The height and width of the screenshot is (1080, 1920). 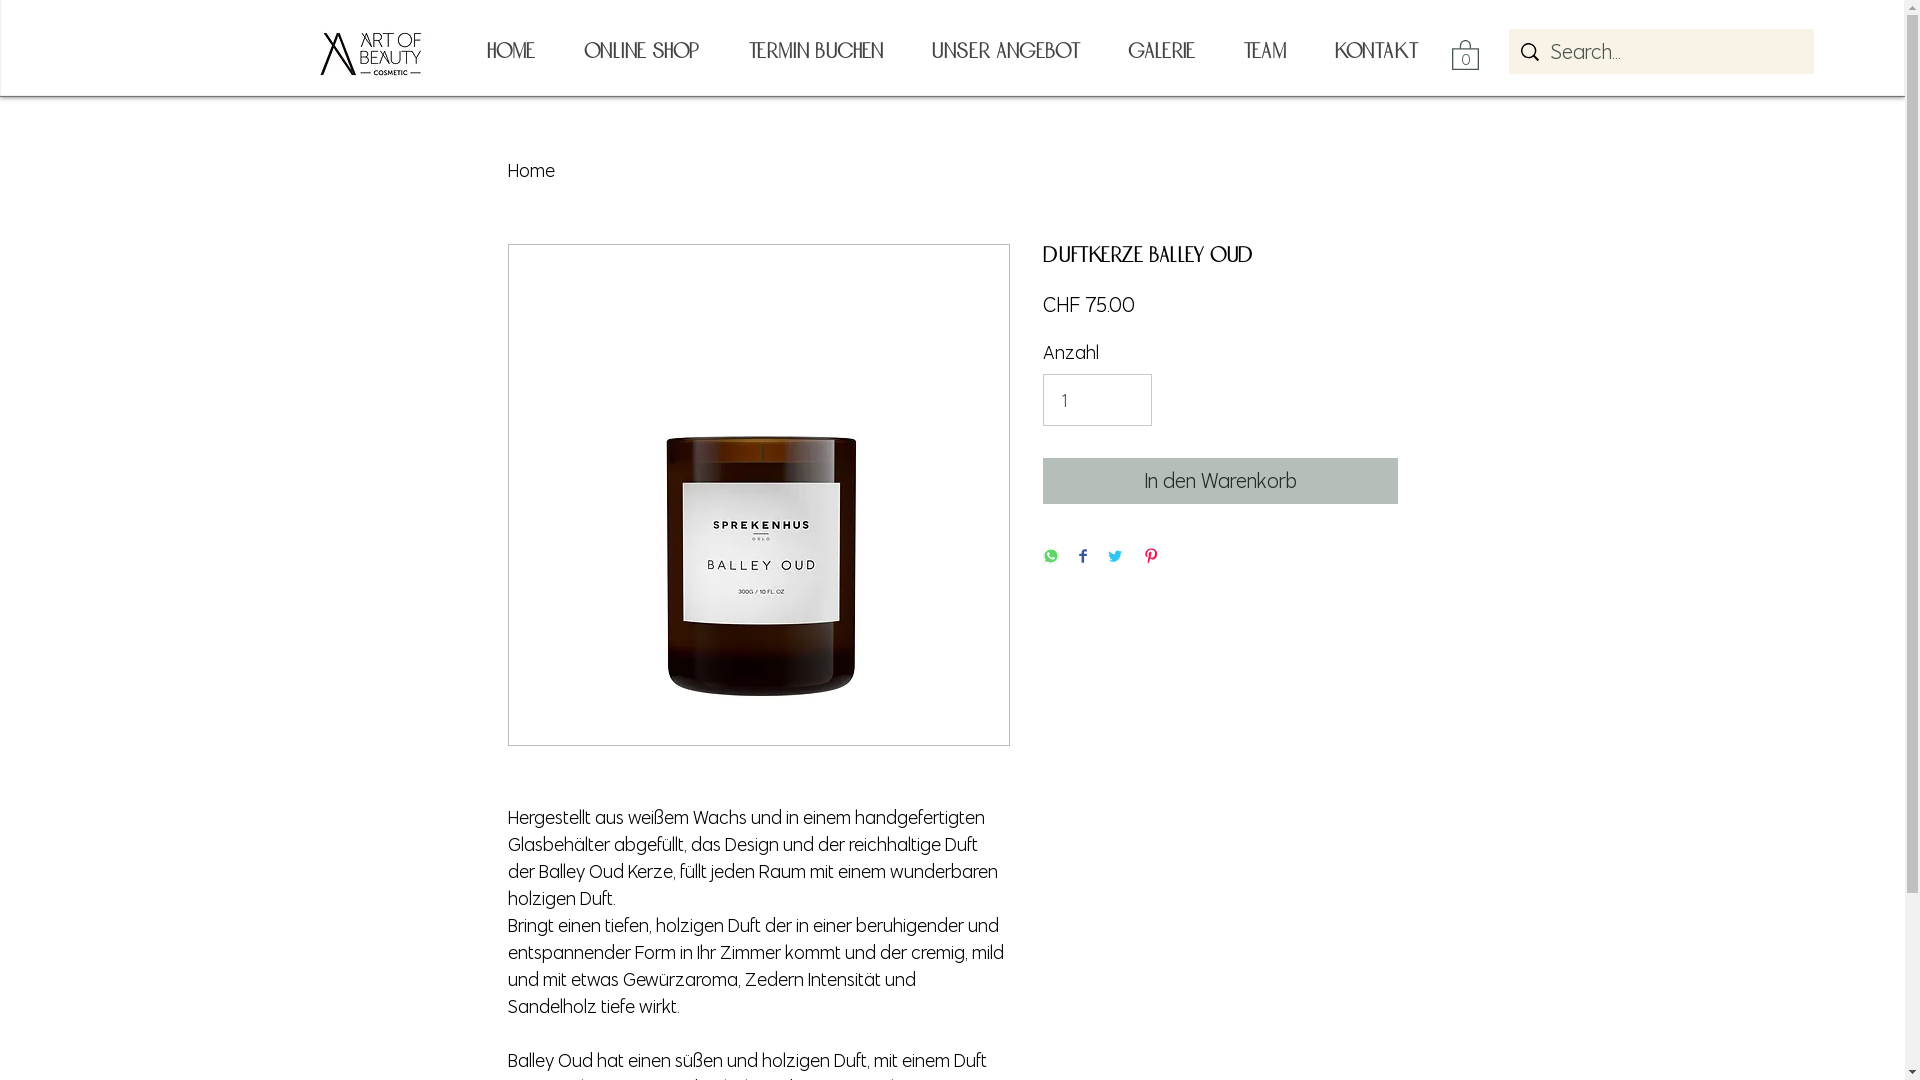 What do you see at coordinates (1451, 53) in the screenshot?
I see `'0'` at bounding box center [1451, 53].